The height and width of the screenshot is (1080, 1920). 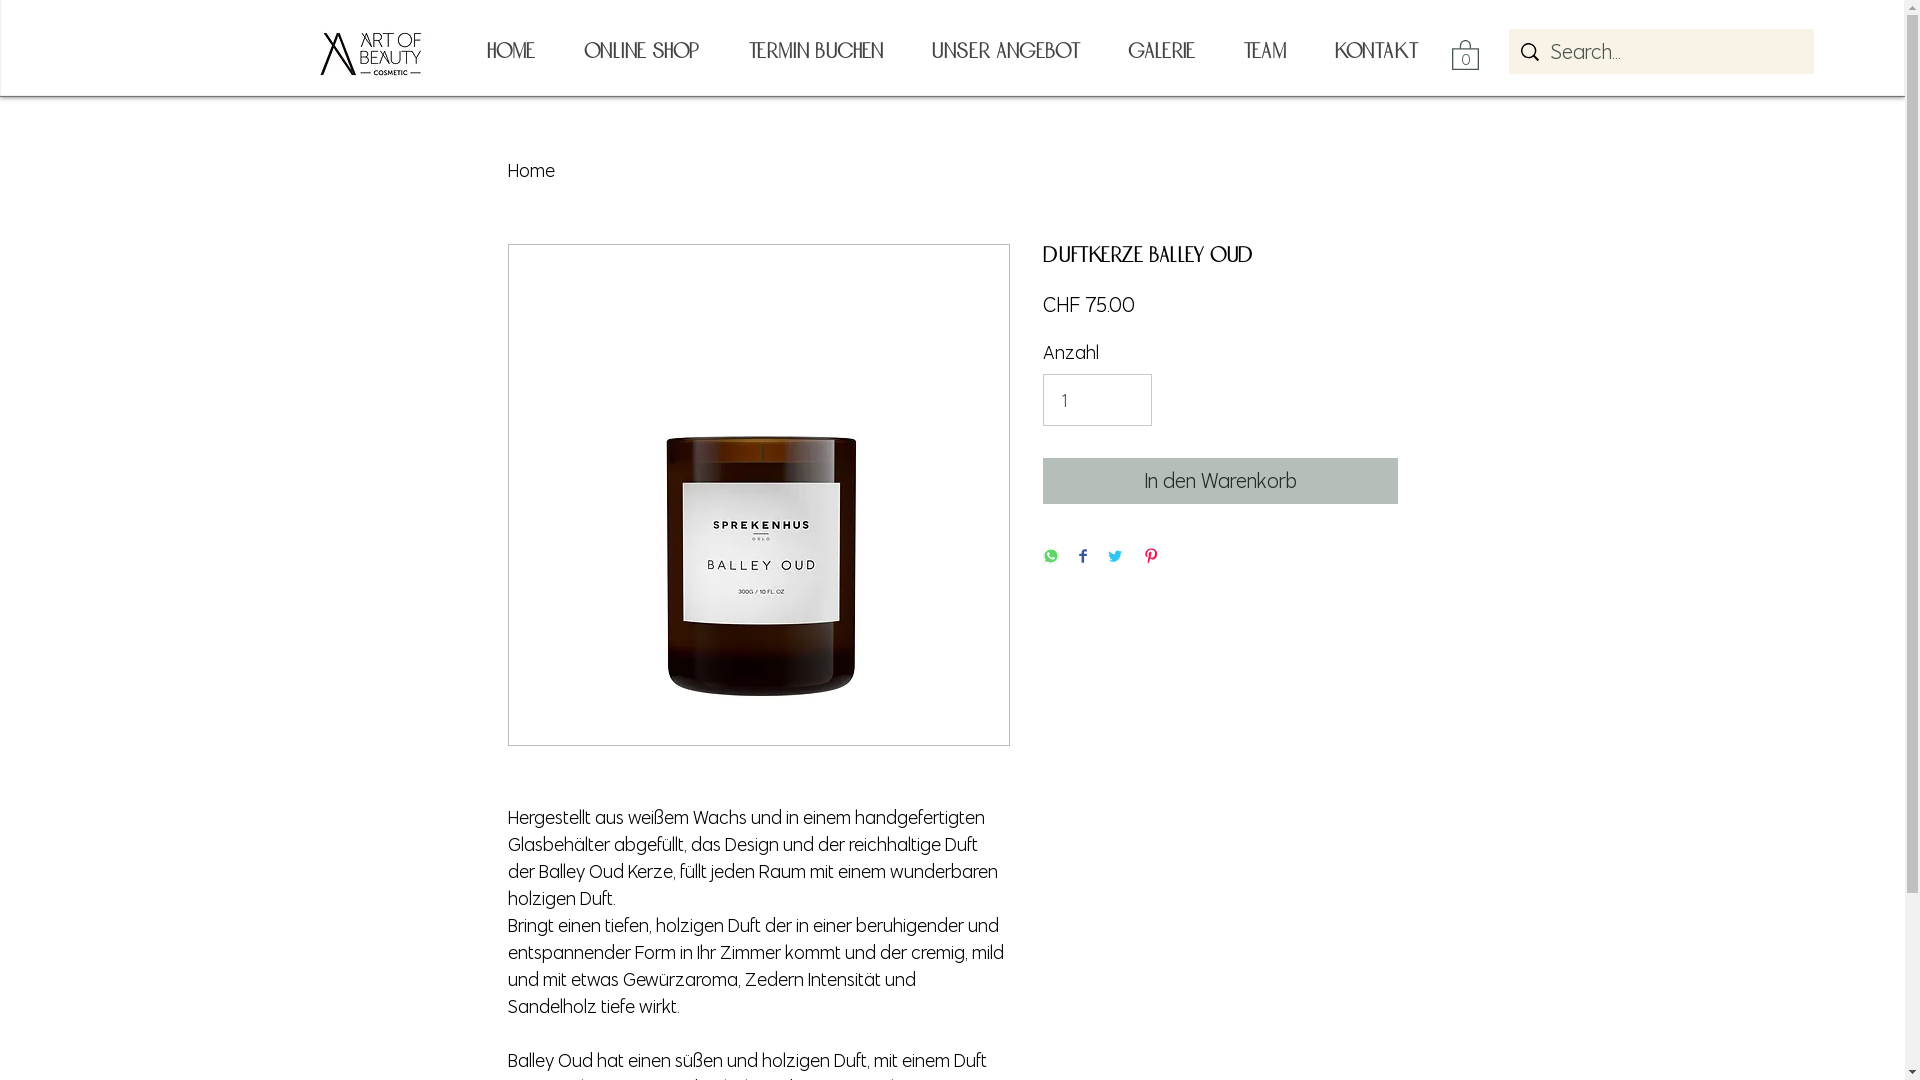 What do you see at coordinates (1451, 53) in the screenshot?
I see `'0'` at bounding box center [1451, 53].